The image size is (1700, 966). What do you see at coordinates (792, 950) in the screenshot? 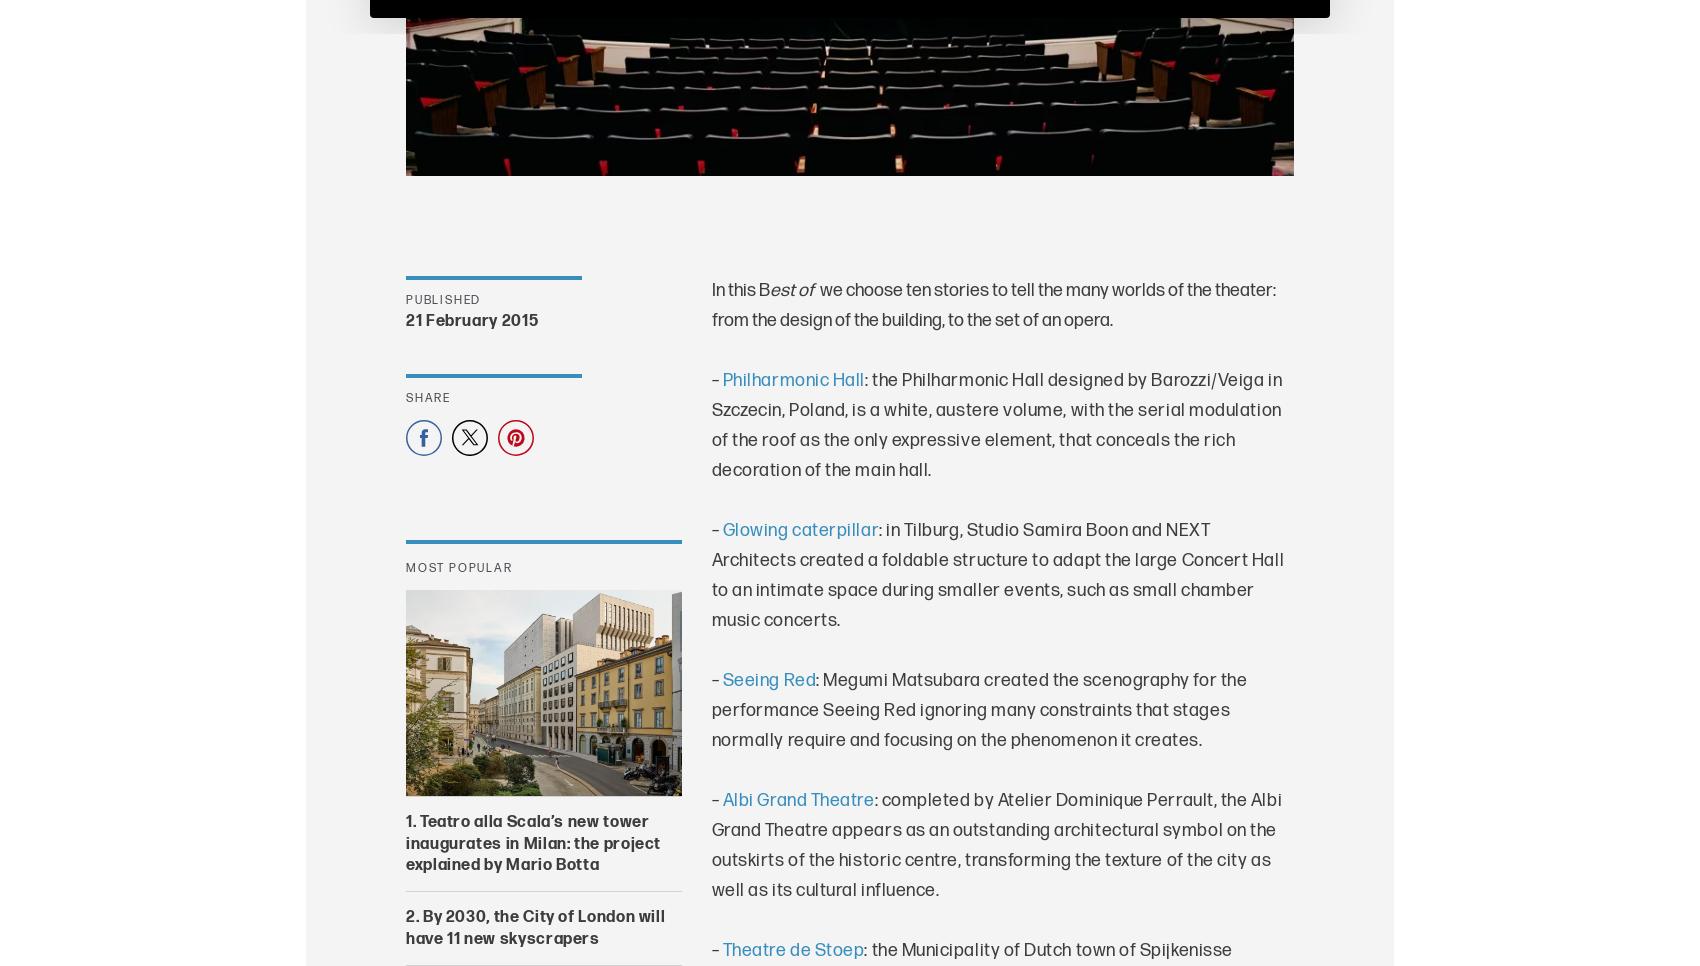
I see `'Theatre de Stoep'` at bounding box center [792, 950].